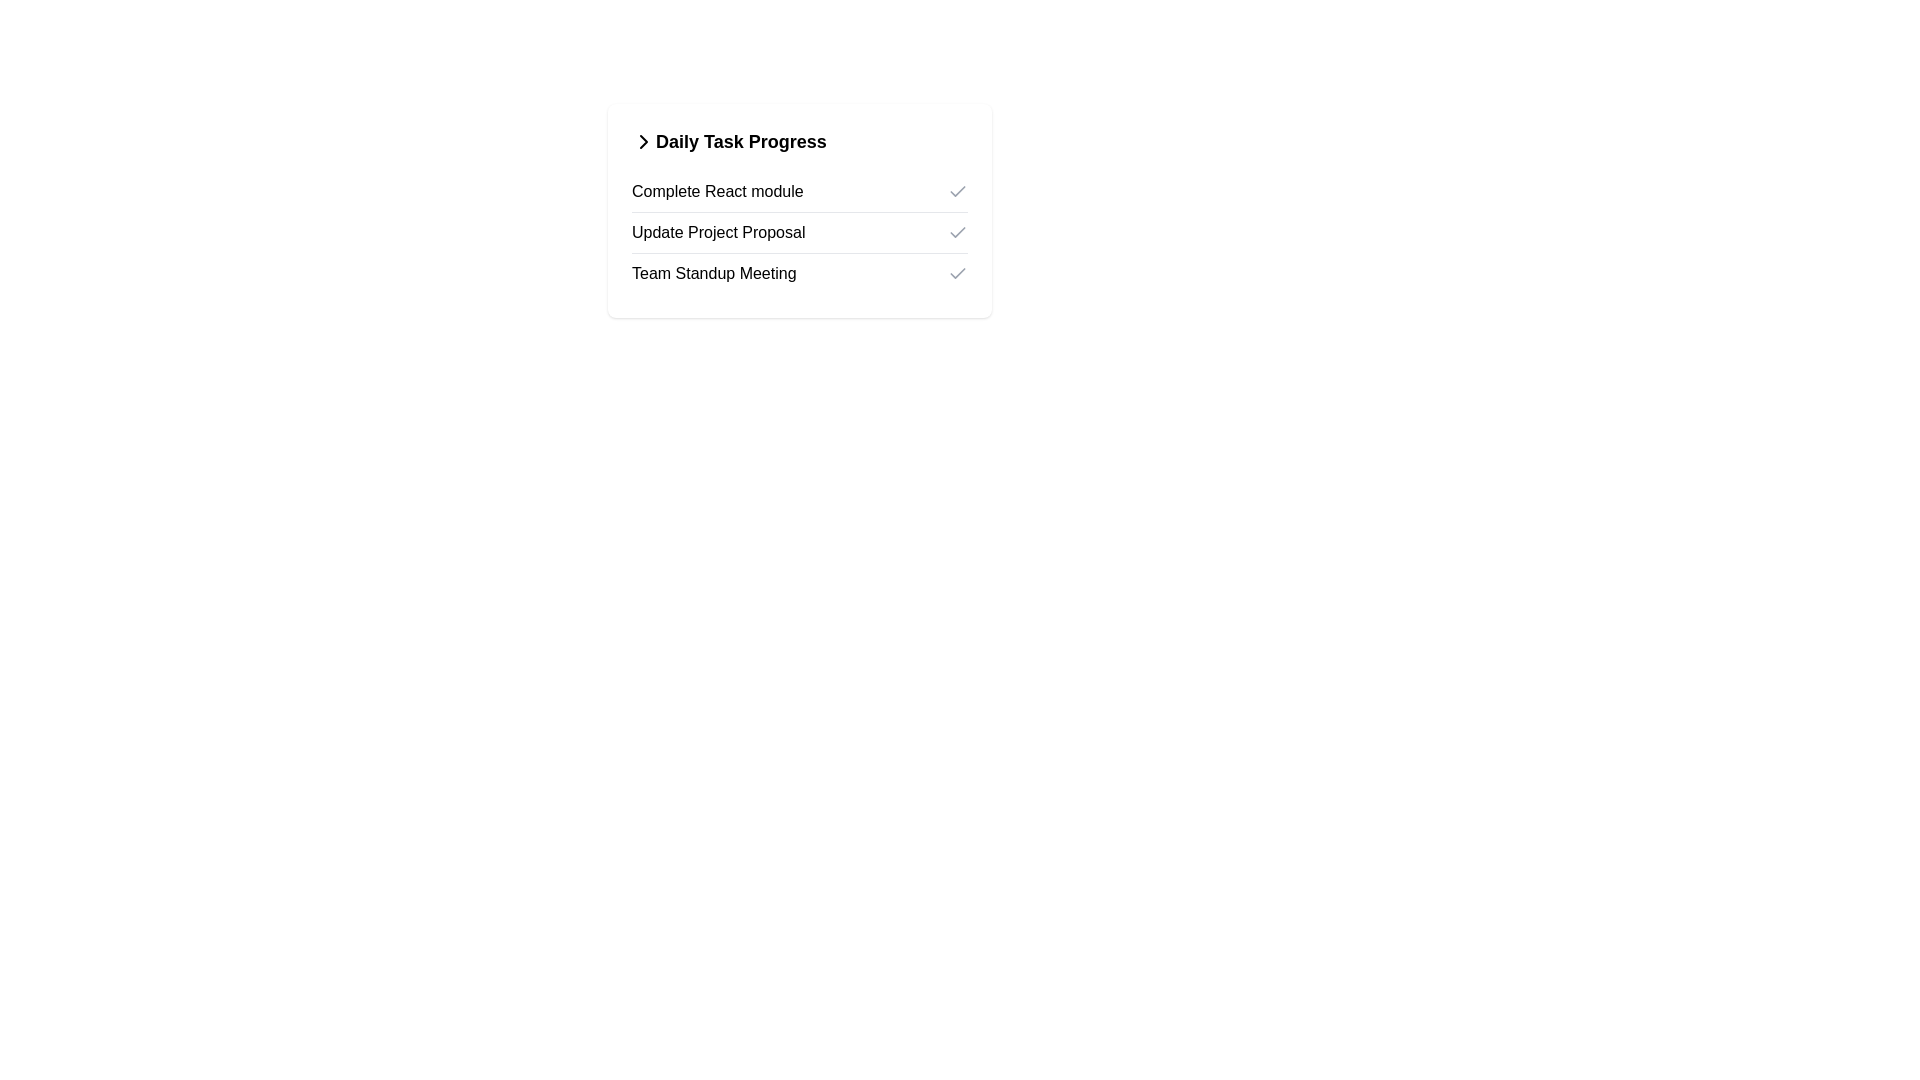 This screenshot has height=1080, width=1920. Describe the element at coordinates (957, 192) in the screenshot. I see `the checkmark icon indicating the status of the task 'Complete React module', located at the top of the task list` at that location.